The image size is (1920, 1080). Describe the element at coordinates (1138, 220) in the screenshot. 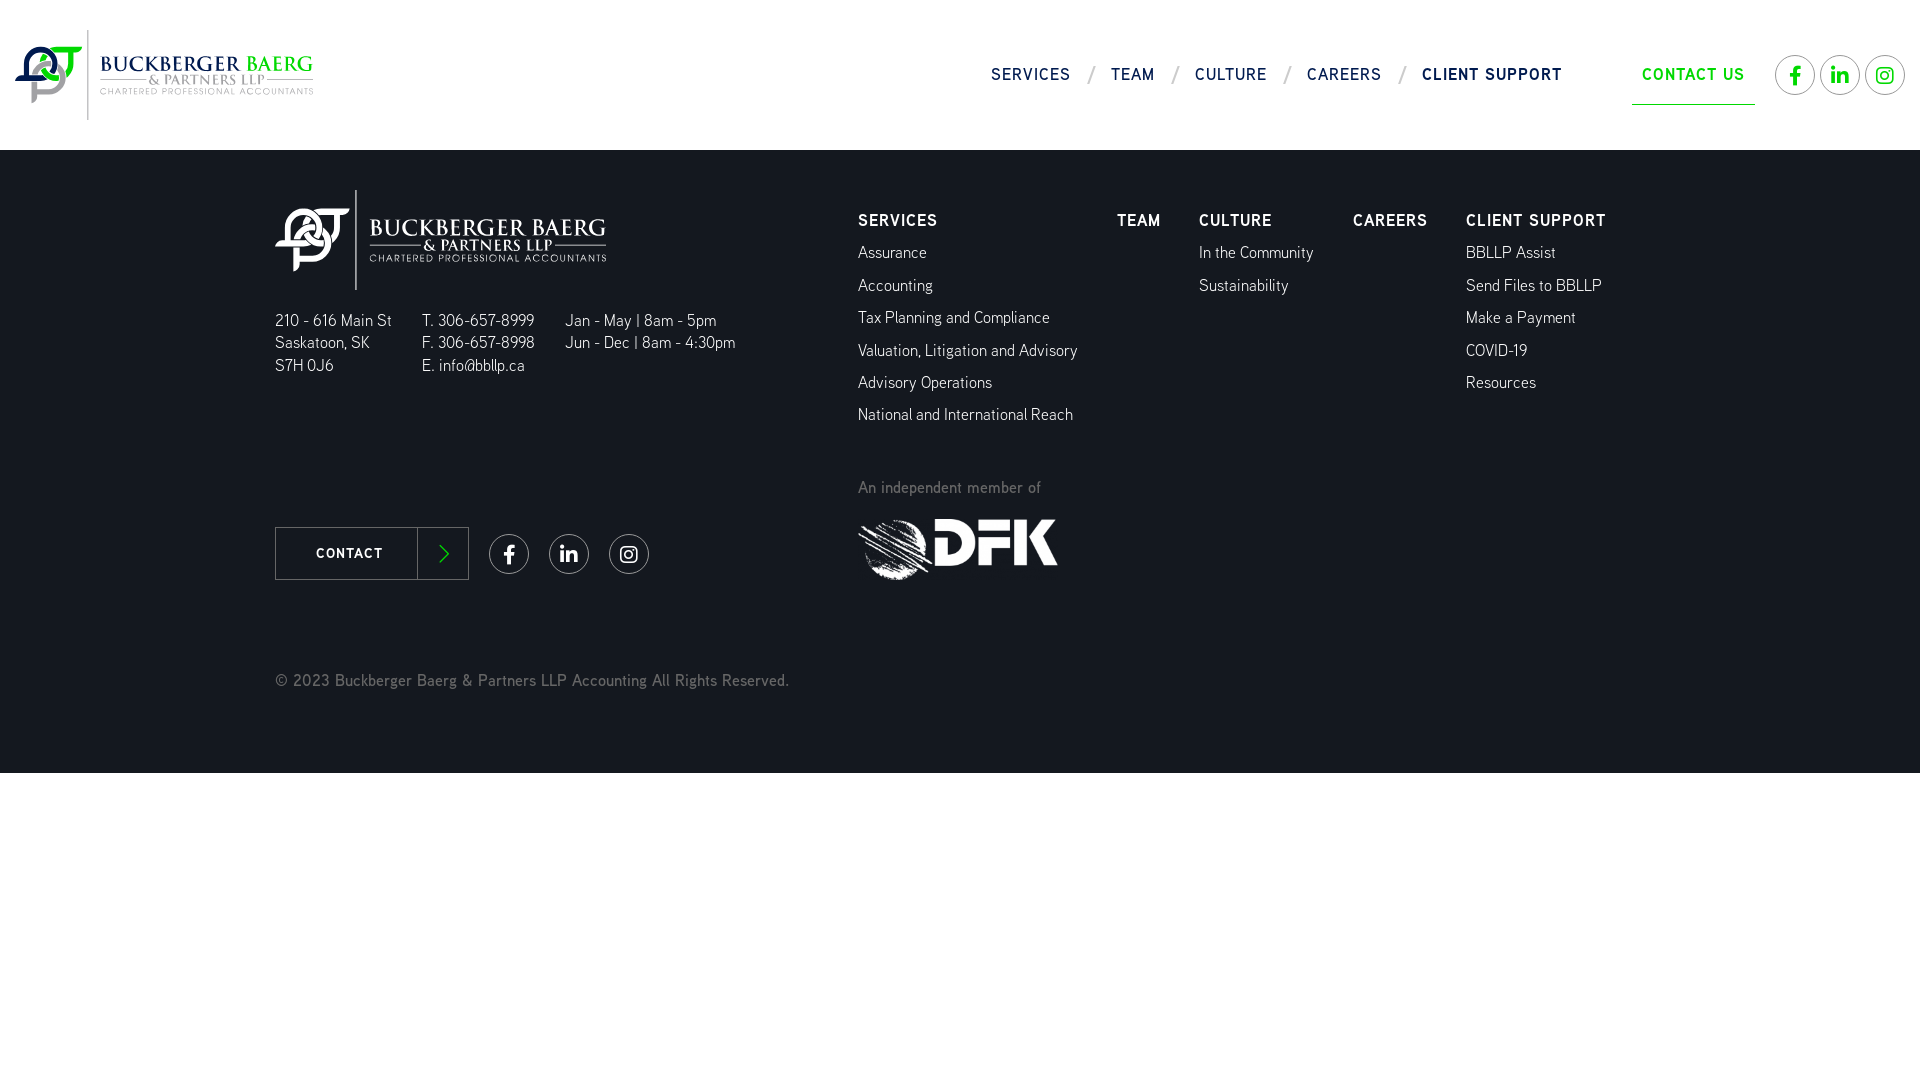

I see `'TEAM'` at that location.